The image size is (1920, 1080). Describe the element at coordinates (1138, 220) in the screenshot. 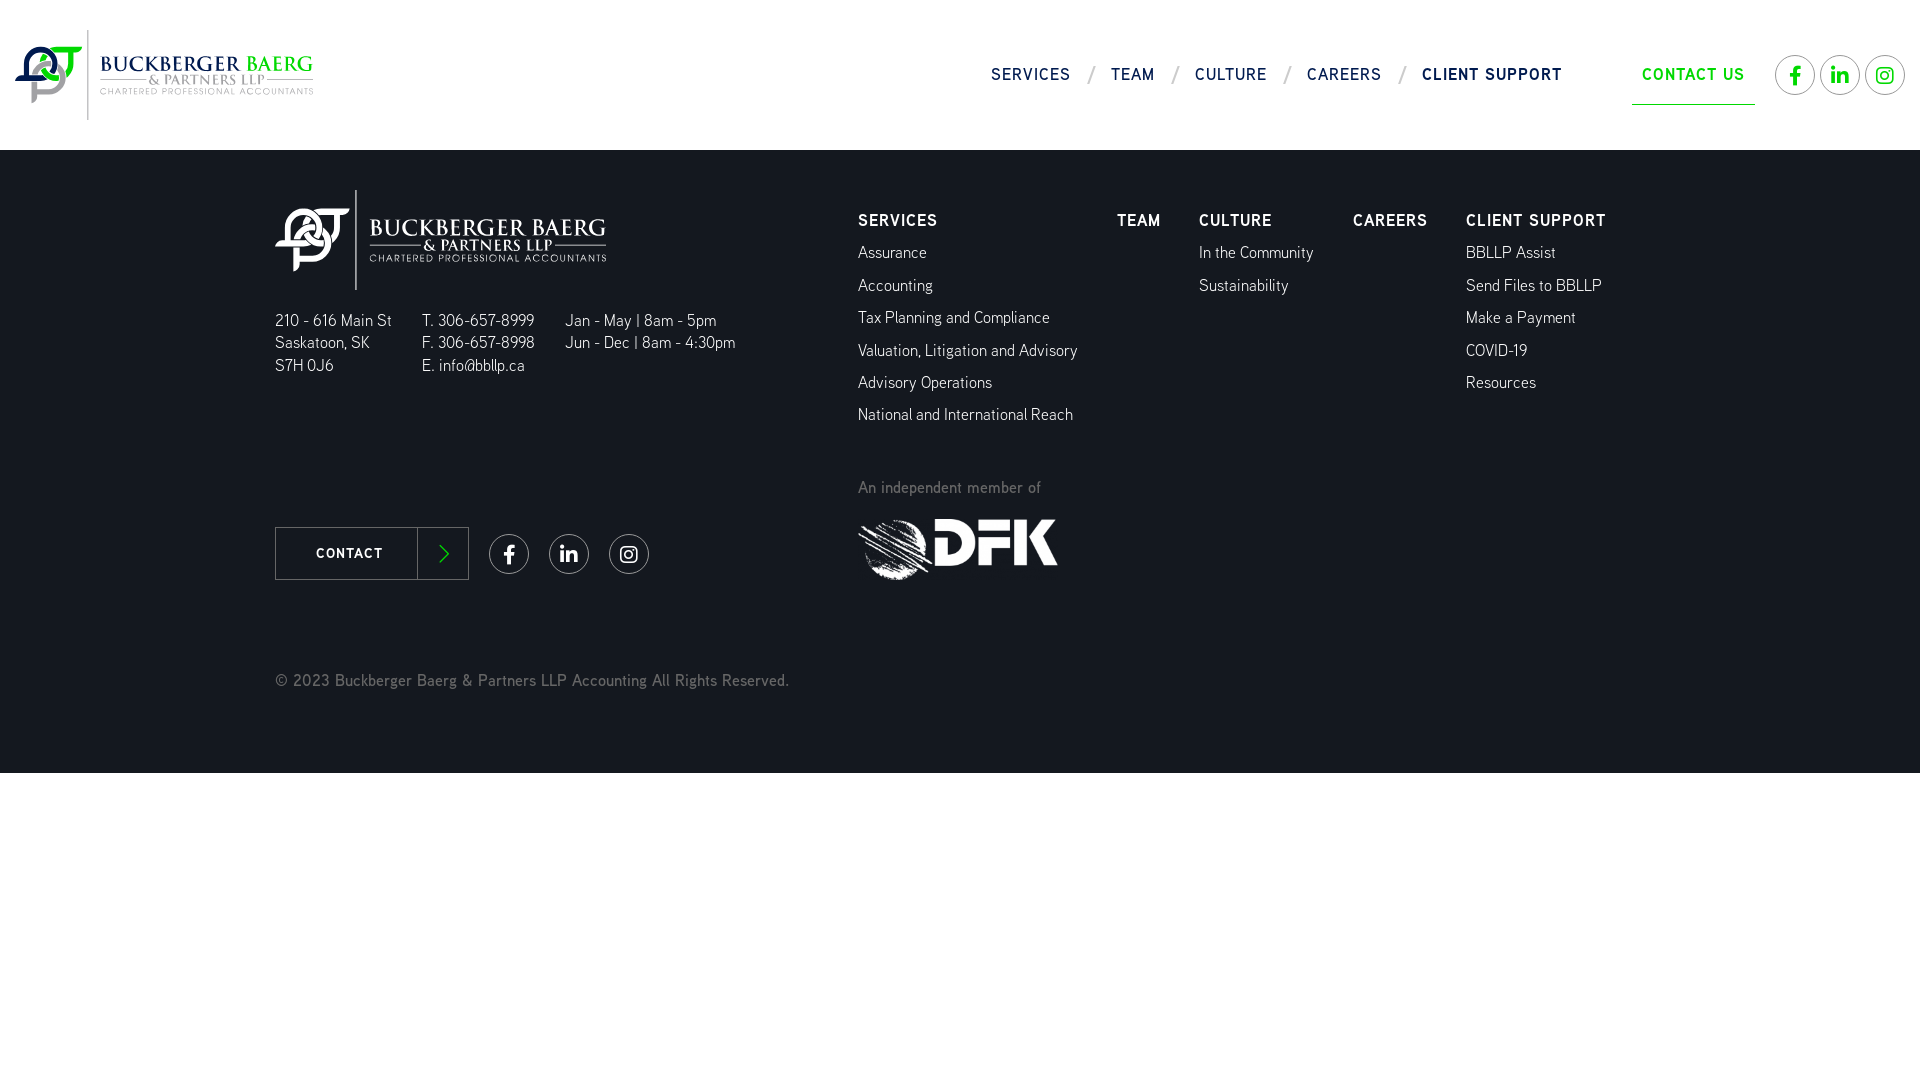

I see `'TEAM'` at that location.